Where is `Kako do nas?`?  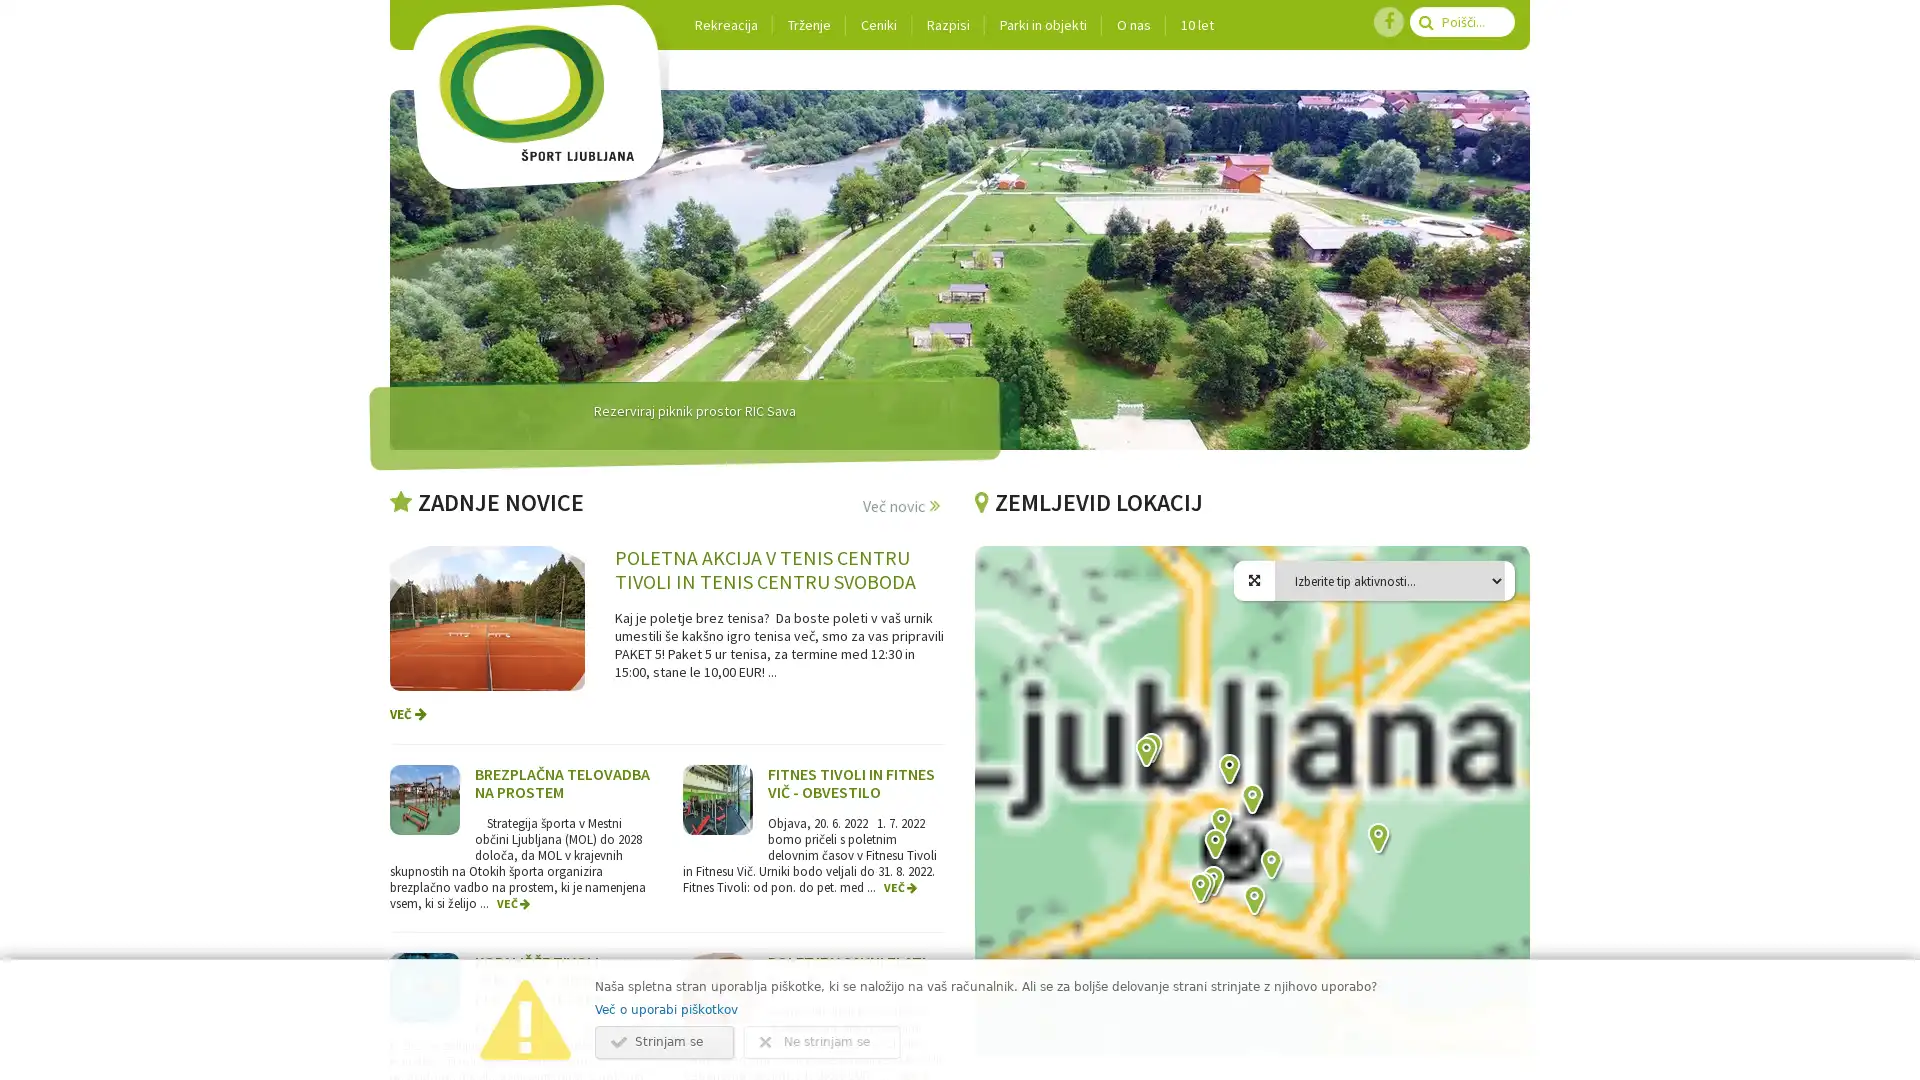
Kako do nas? is located at coordinates (1145, 753).